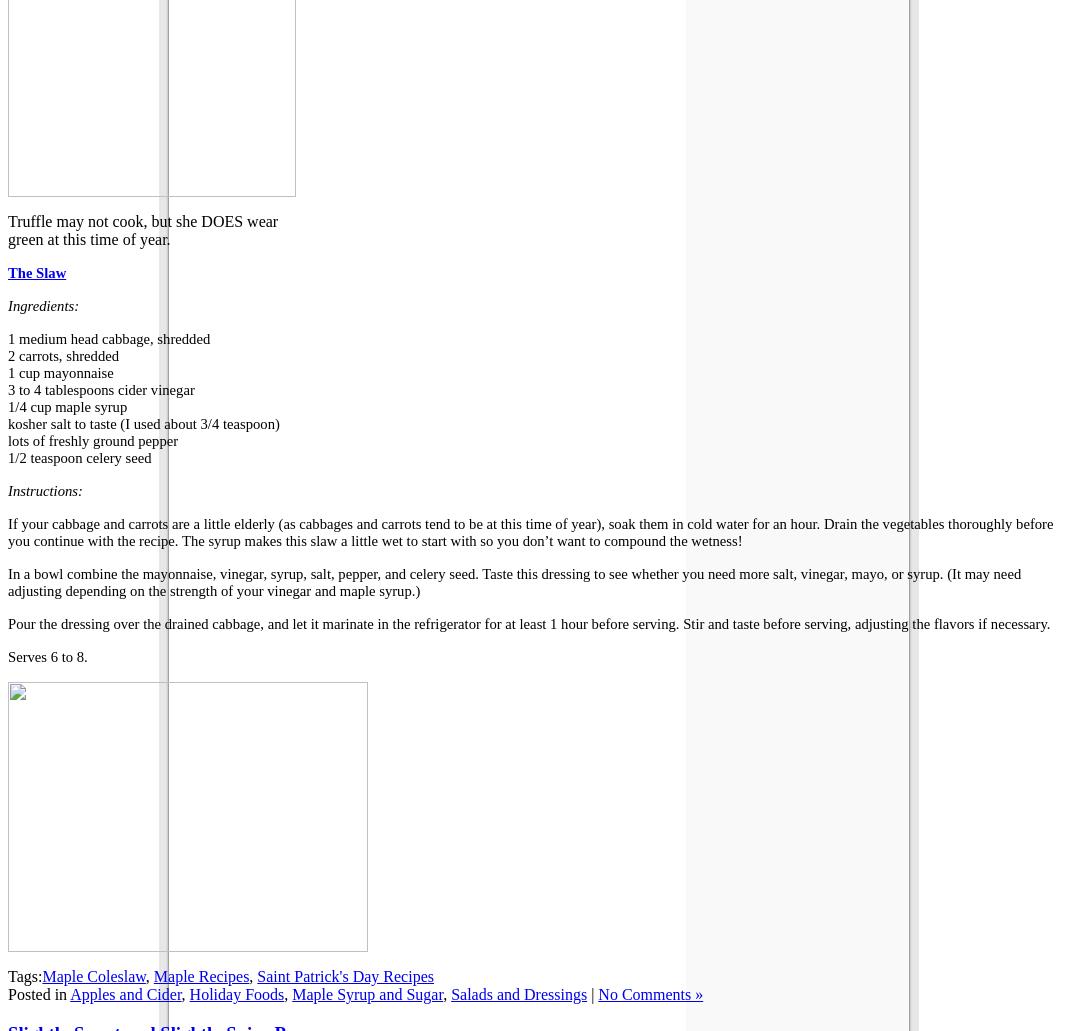 This screenshot has height=1031, width=1077. Describe the element at coordinates (79, 457) in the screenshot. I see `'1/2 teaspoon celery seed'` at that location.